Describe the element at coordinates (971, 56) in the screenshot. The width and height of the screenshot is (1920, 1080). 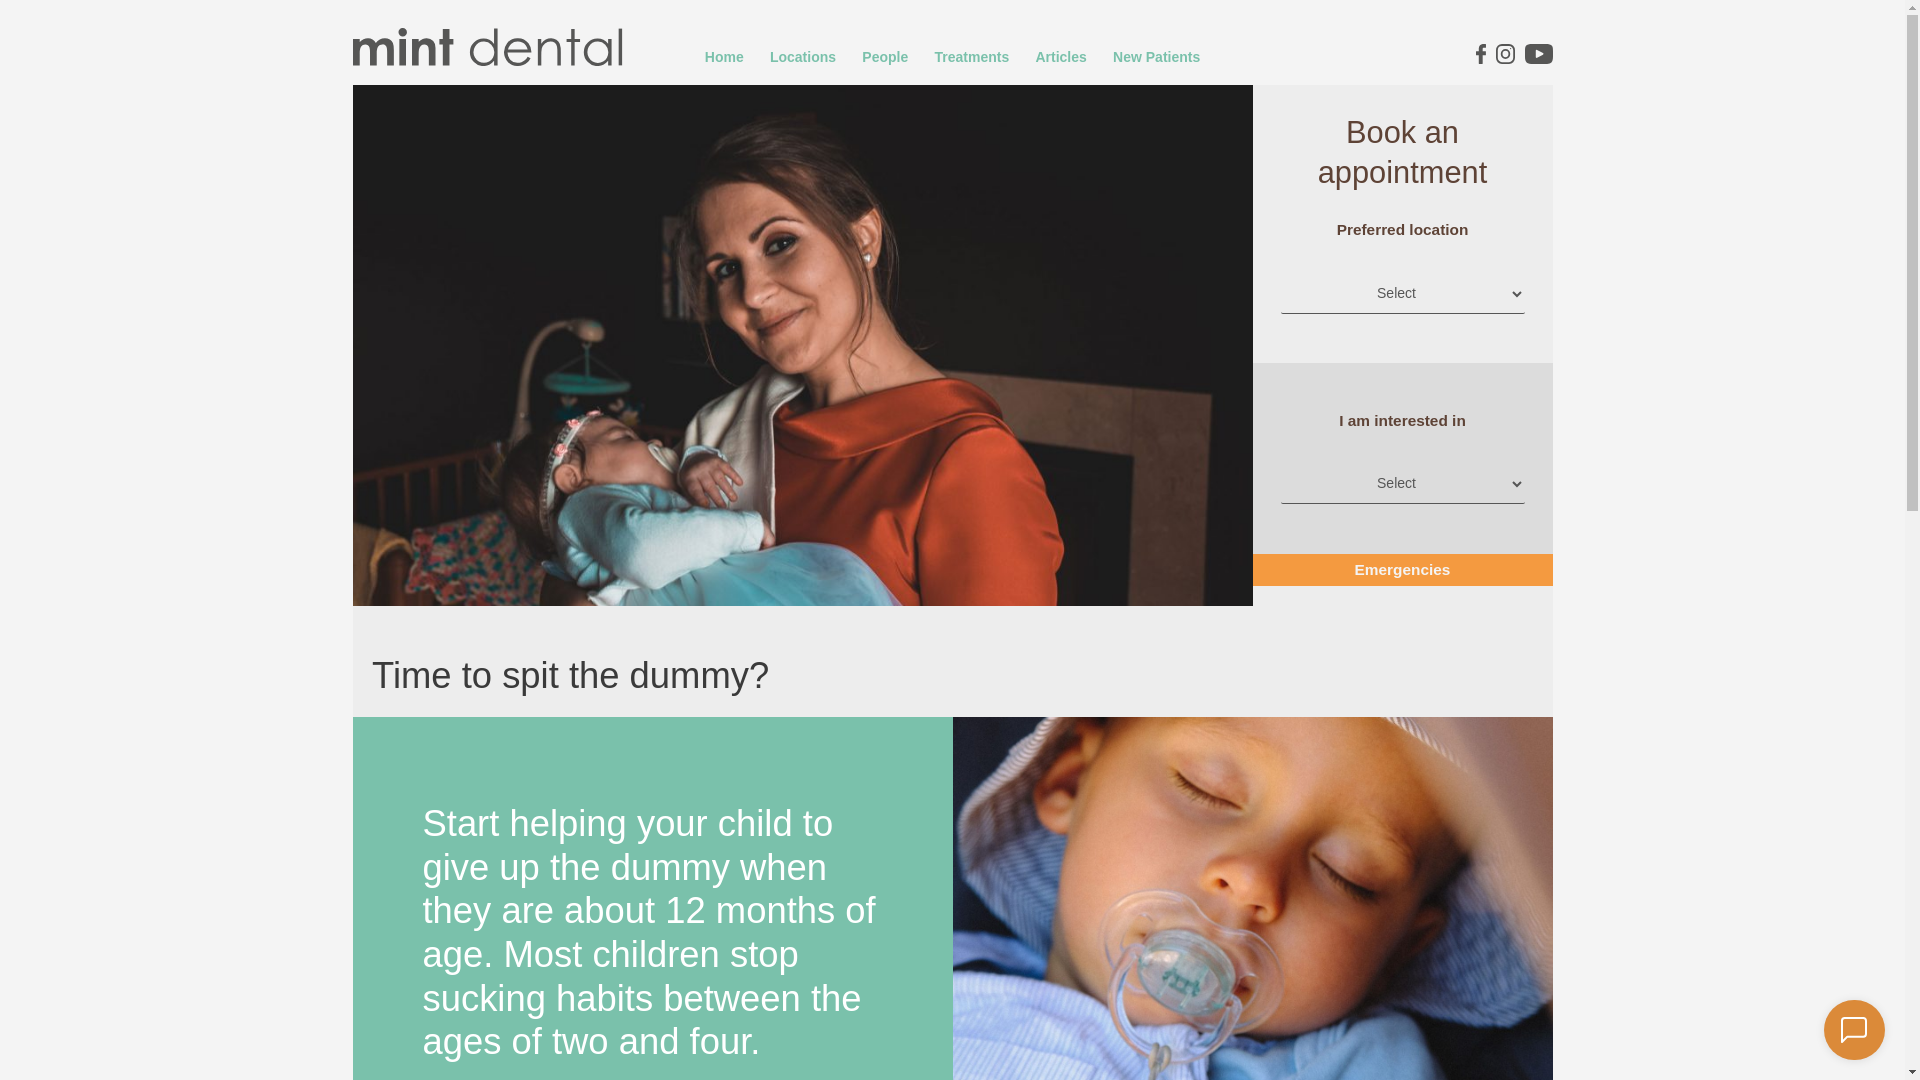
I see `'Treatments'` at that location.